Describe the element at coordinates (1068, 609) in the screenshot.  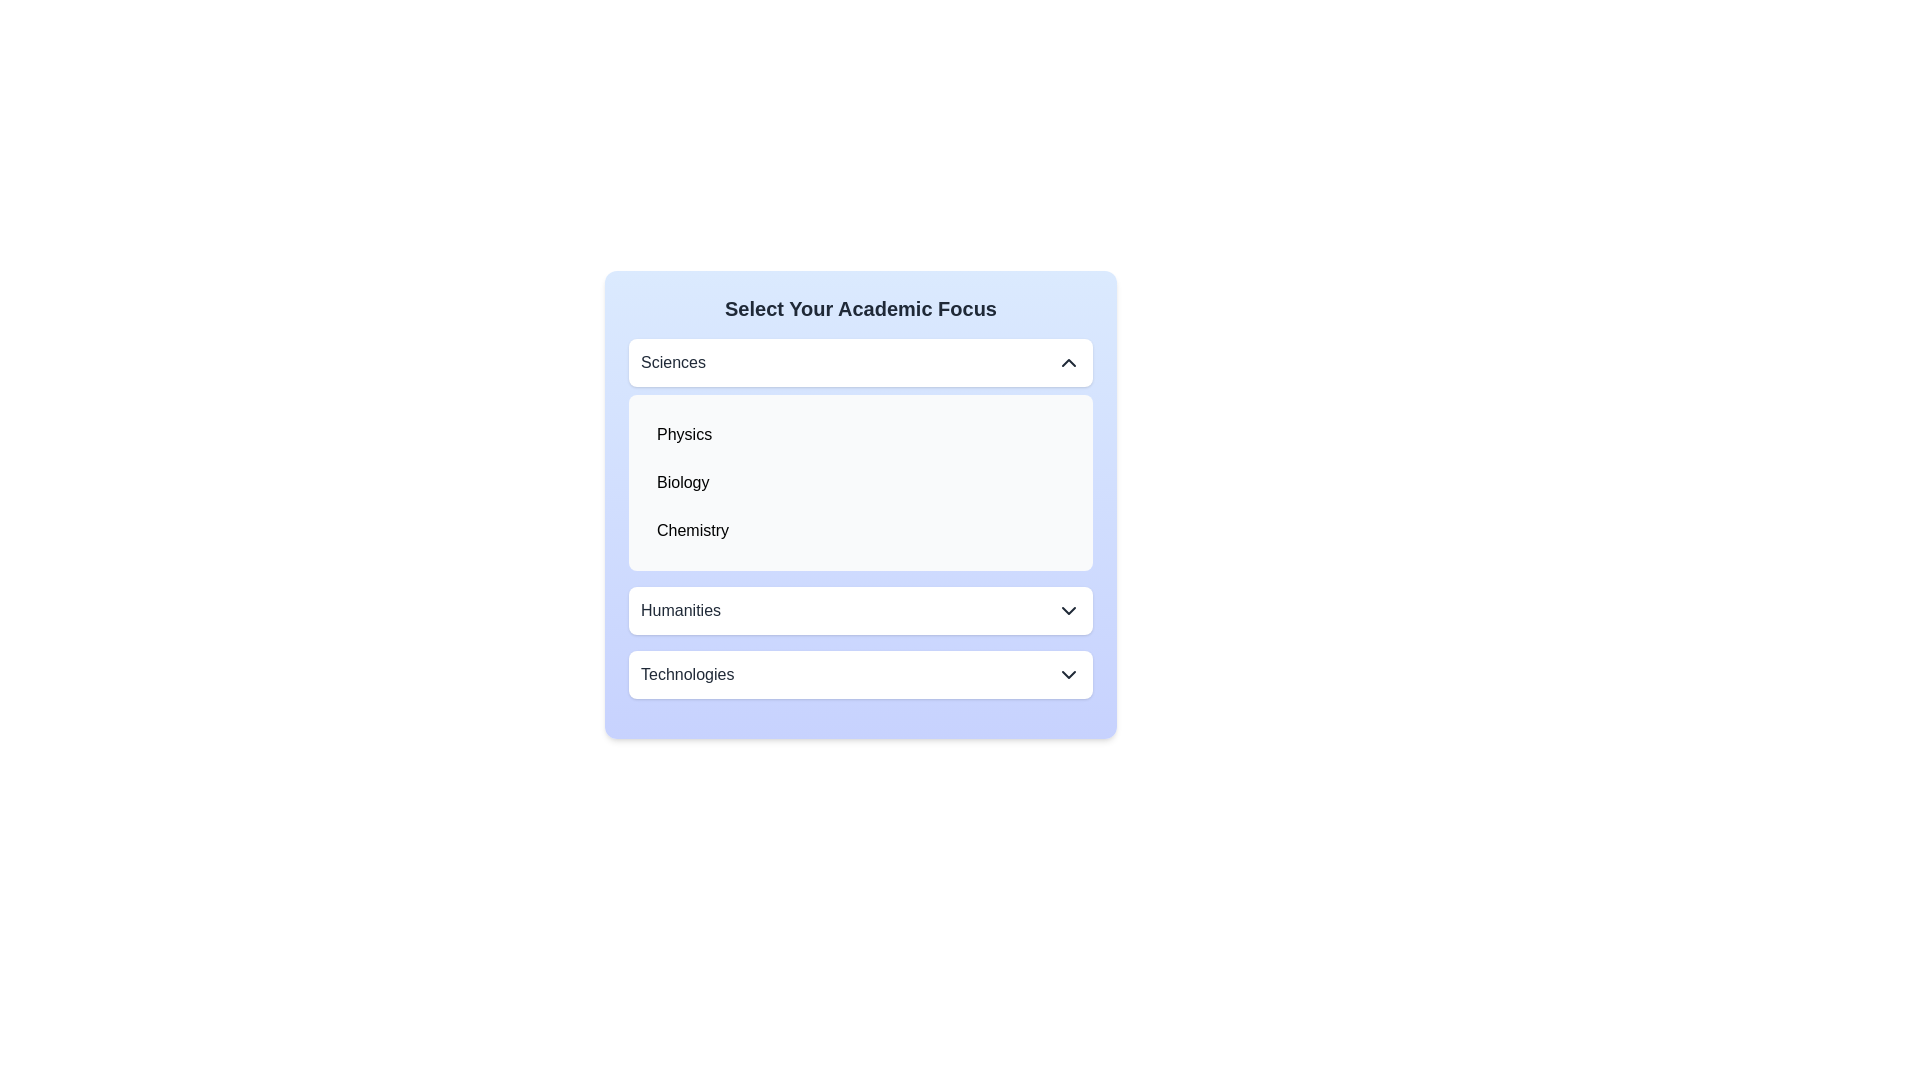
I see `the chevron icon located at the far-right side of the 'Humanities' button` at that location.